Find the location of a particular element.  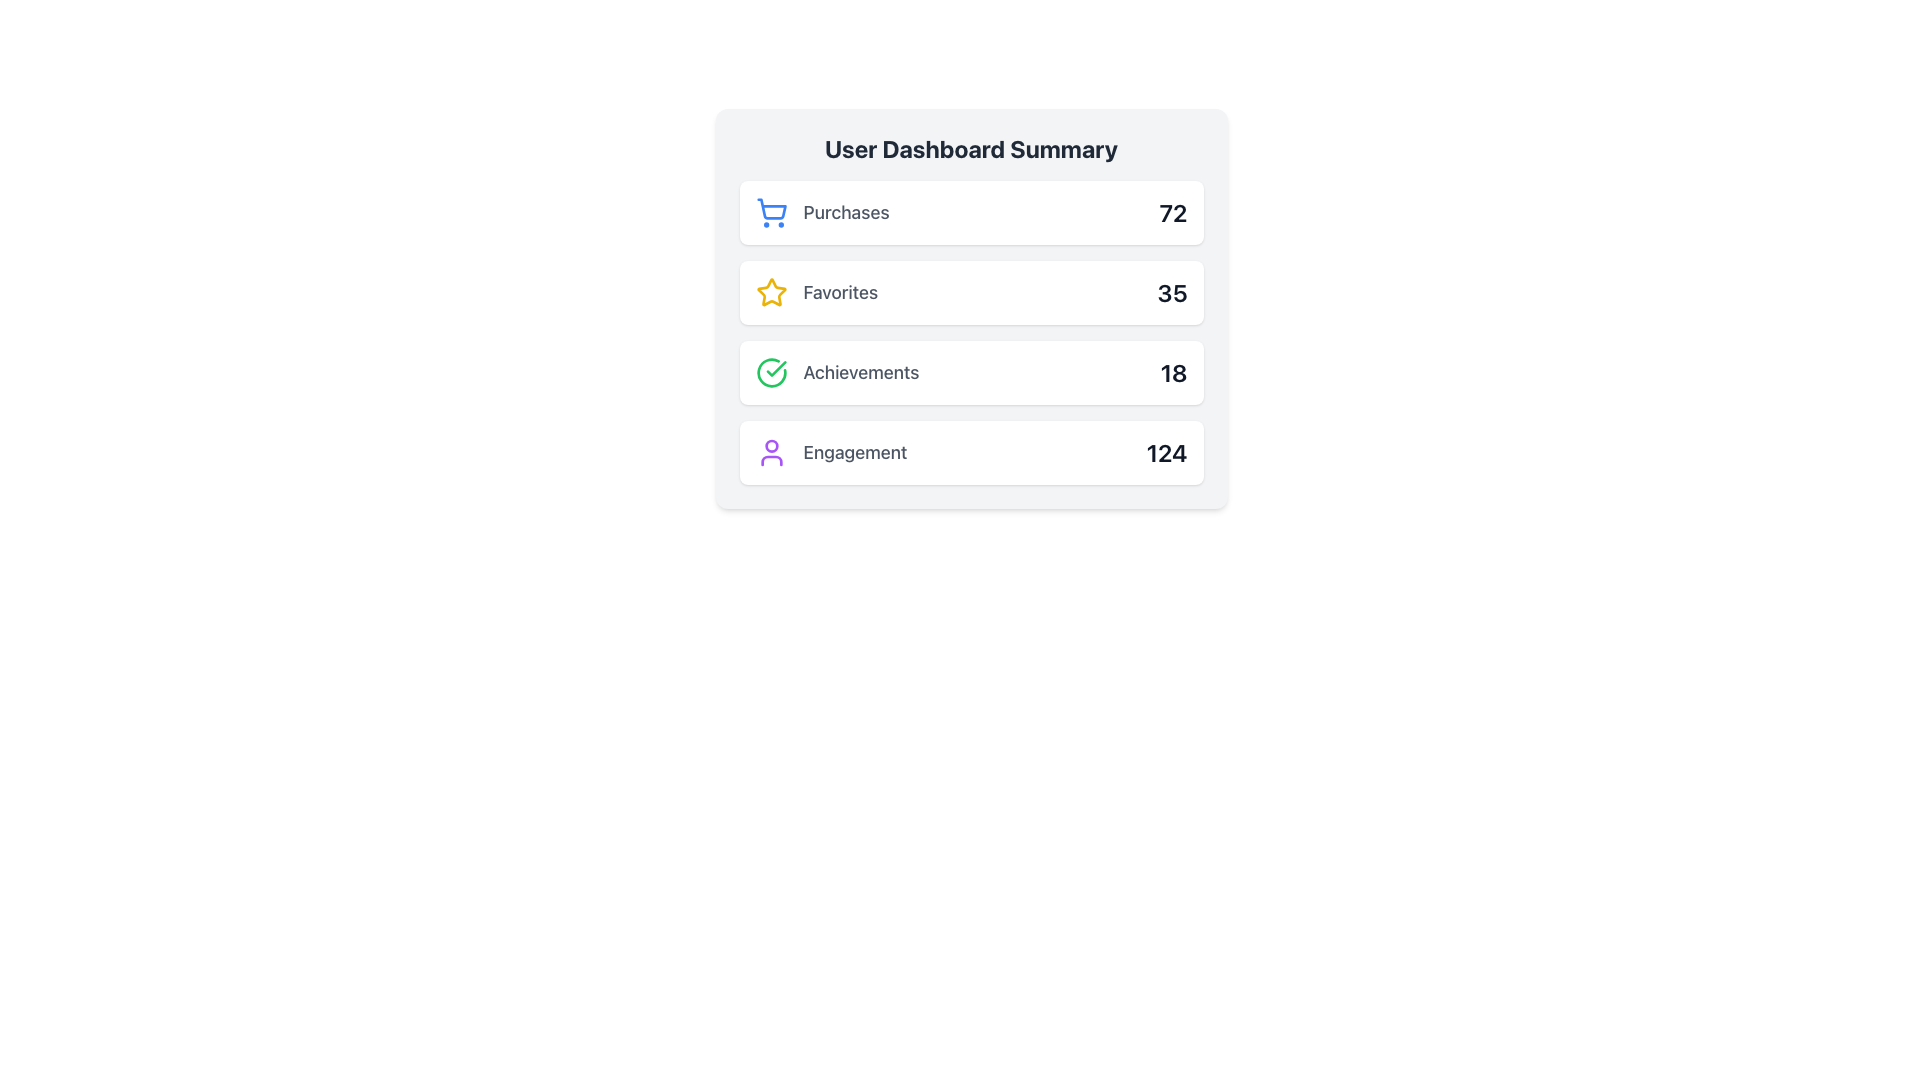

the individual rows of the Information Panel in the User Dashboard Summary card is located at coordinates (971, 331).